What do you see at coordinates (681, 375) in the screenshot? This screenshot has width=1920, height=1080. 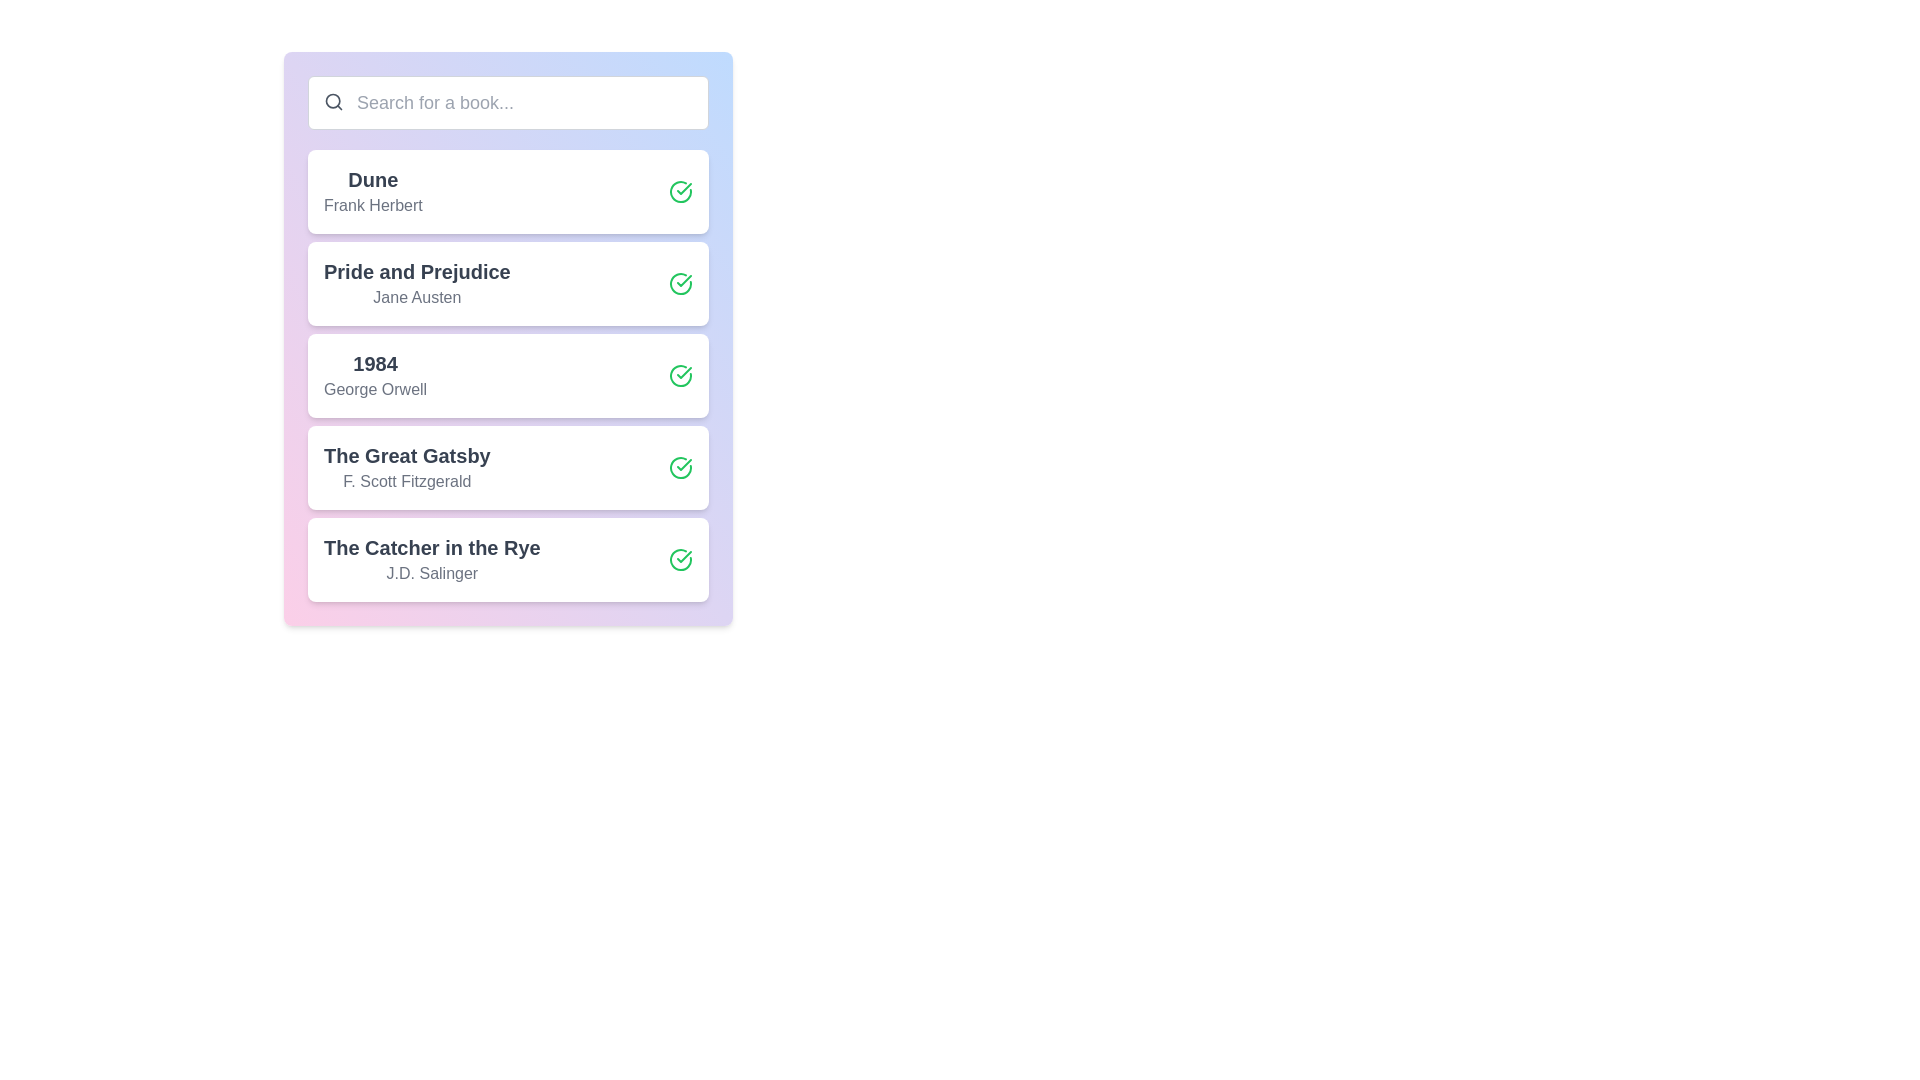 I see `the state of the circular green icon with a checkmark located to the right of the text '1984' and 'George Orwell' in the list item` at bounding box center [681, 375].